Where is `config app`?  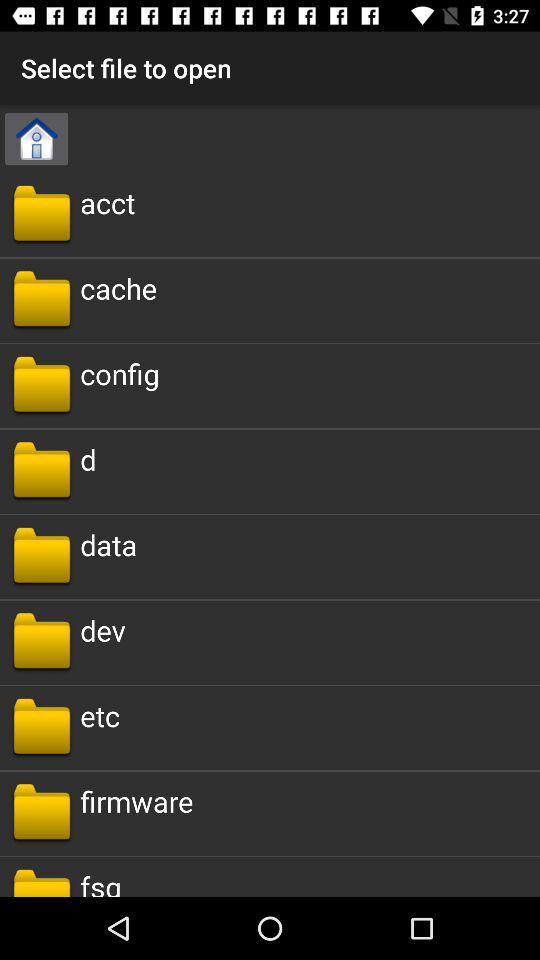 config app is located at coordinates (119, 372).